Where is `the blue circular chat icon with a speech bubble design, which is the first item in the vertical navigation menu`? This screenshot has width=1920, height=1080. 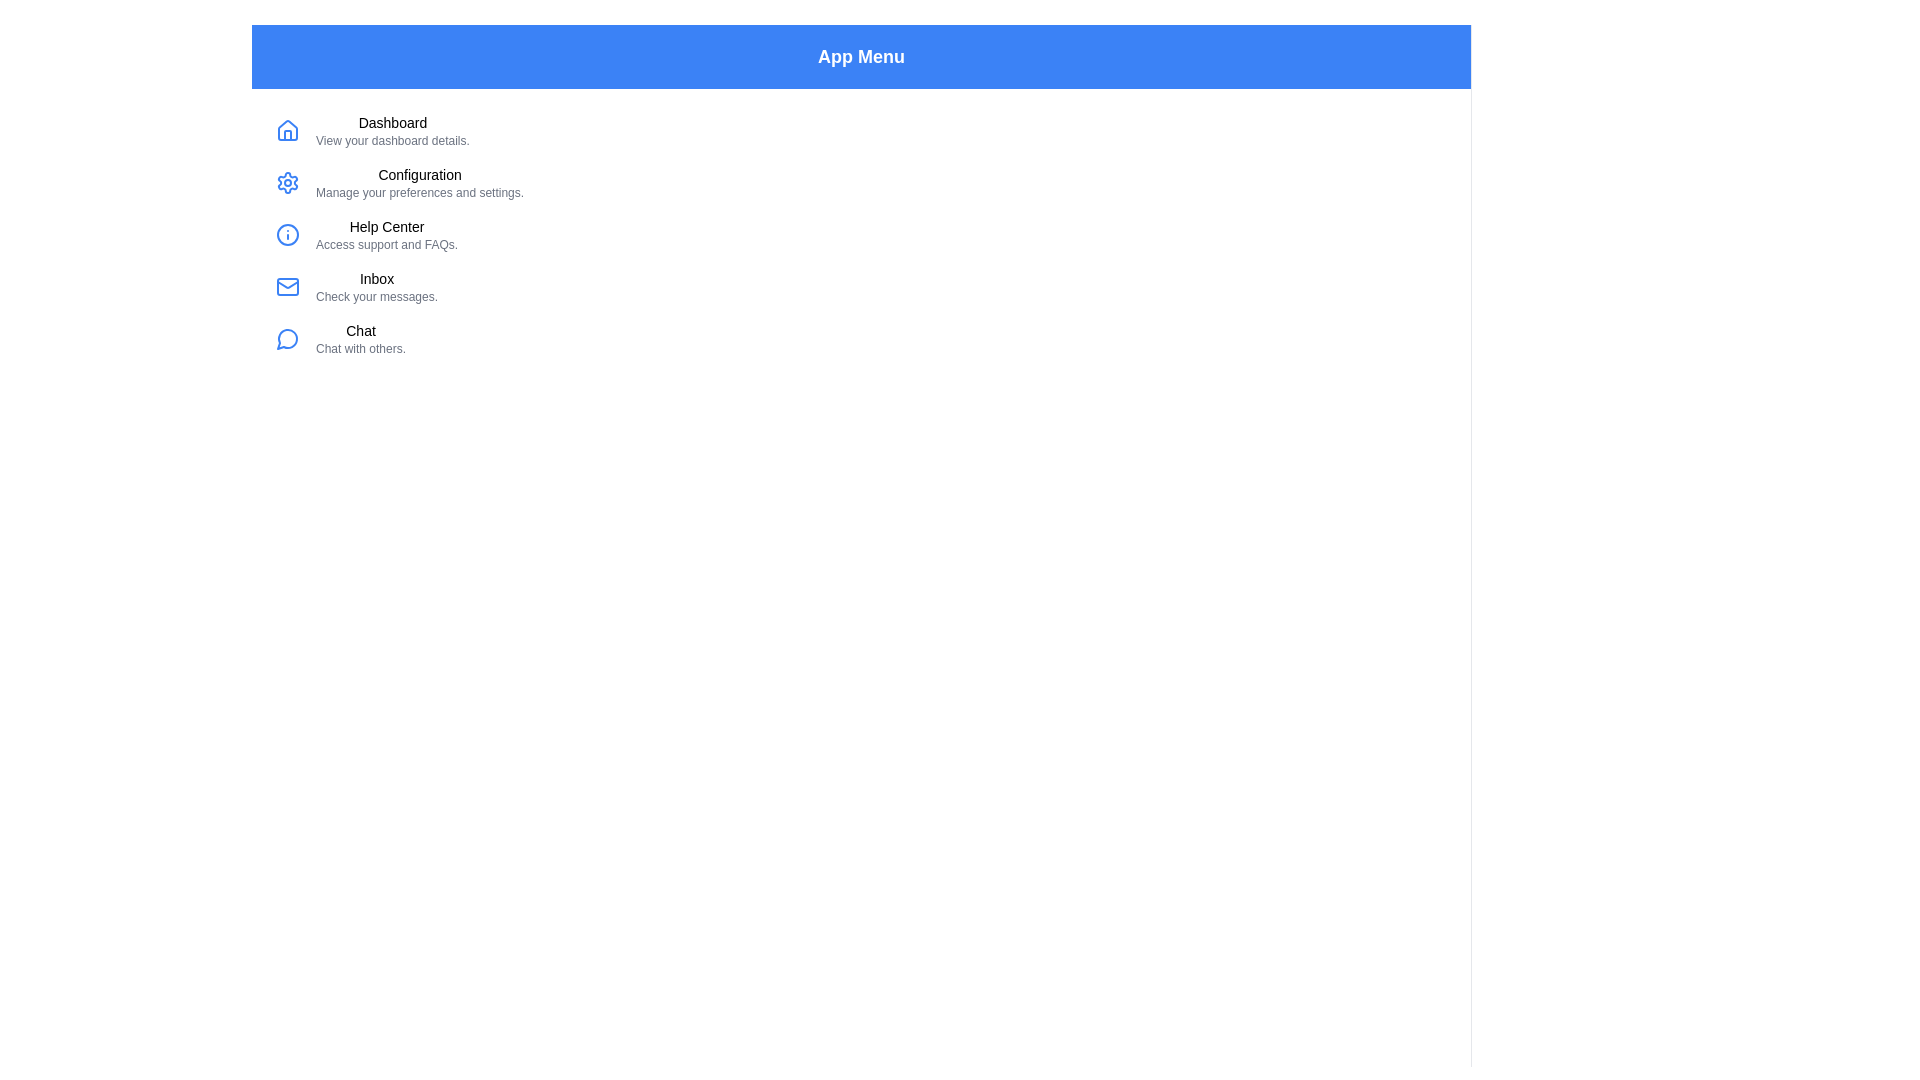
the blue circular chat icon with a speech bubble design, which is the first item in the vertical navigation menu is located at coordinates (287, 338).